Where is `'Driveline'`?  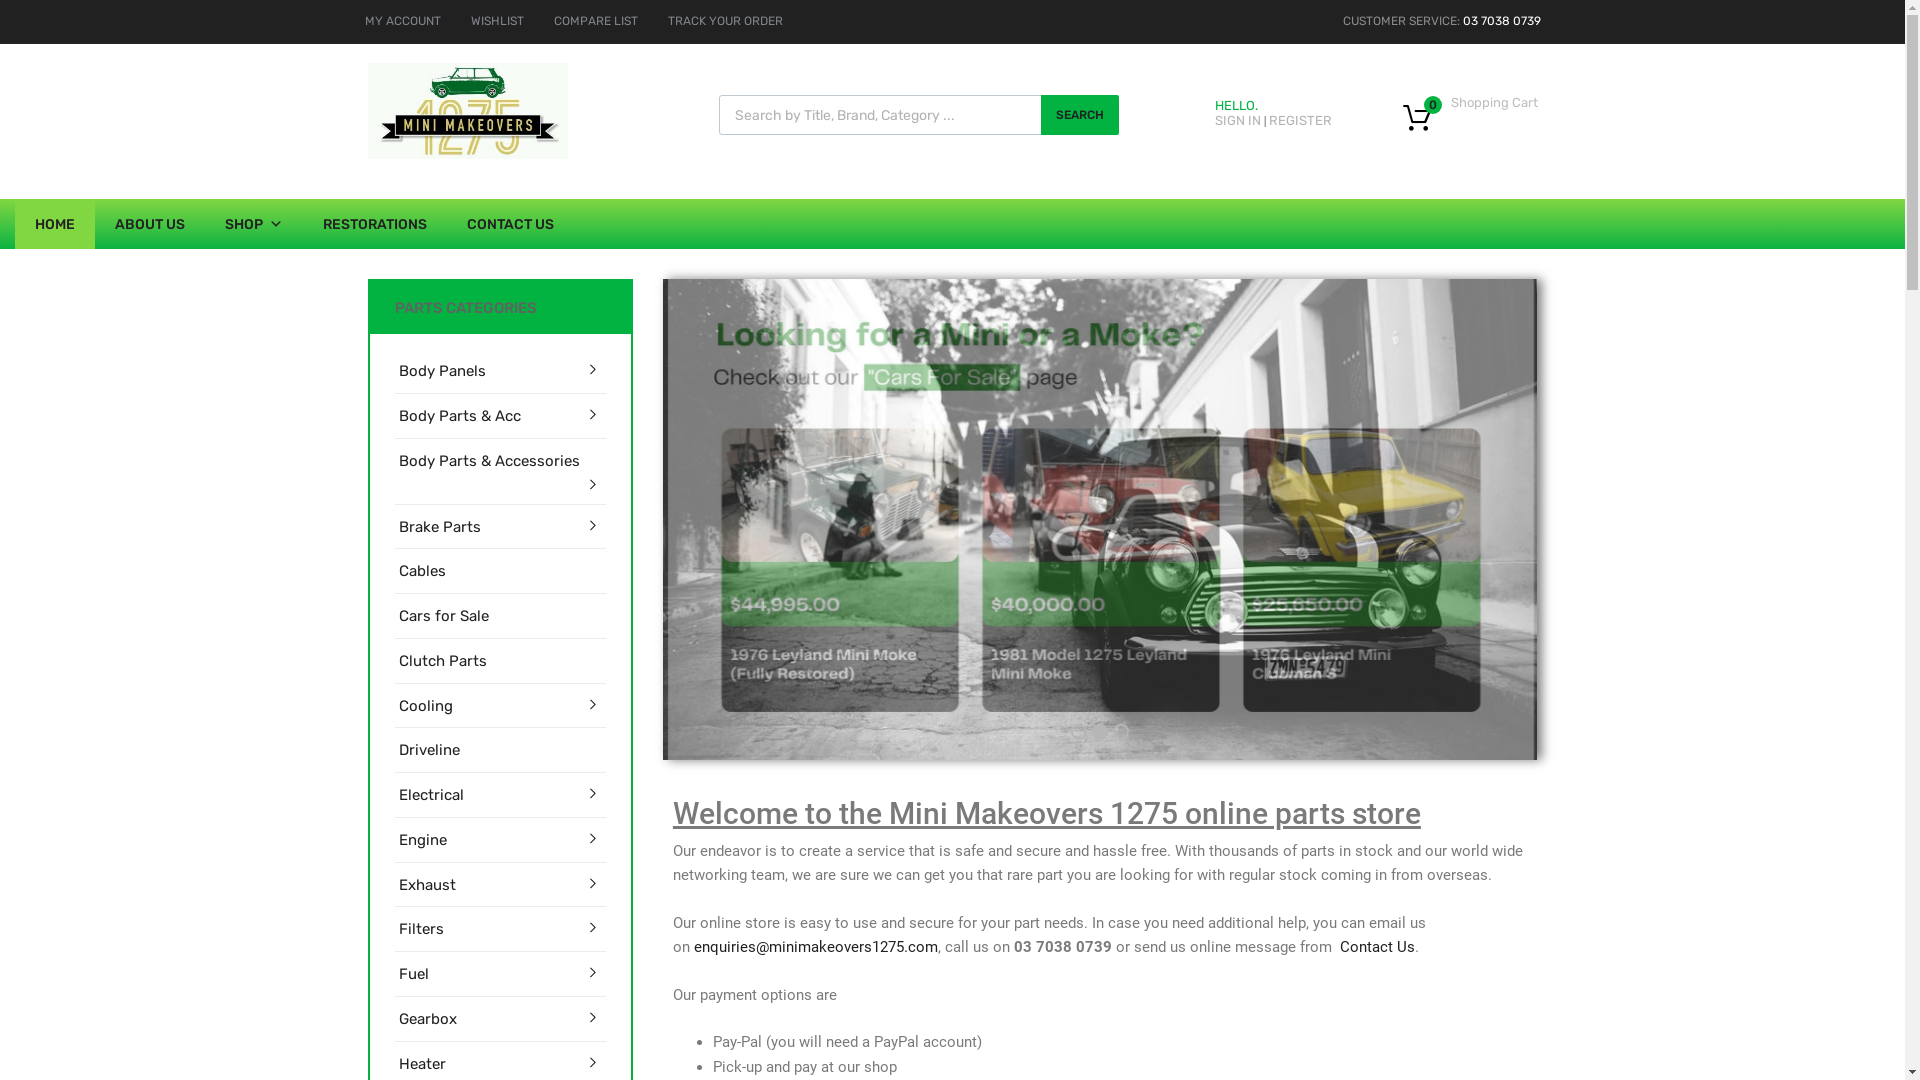
'Driveline' is located at coordinates (427, 750).